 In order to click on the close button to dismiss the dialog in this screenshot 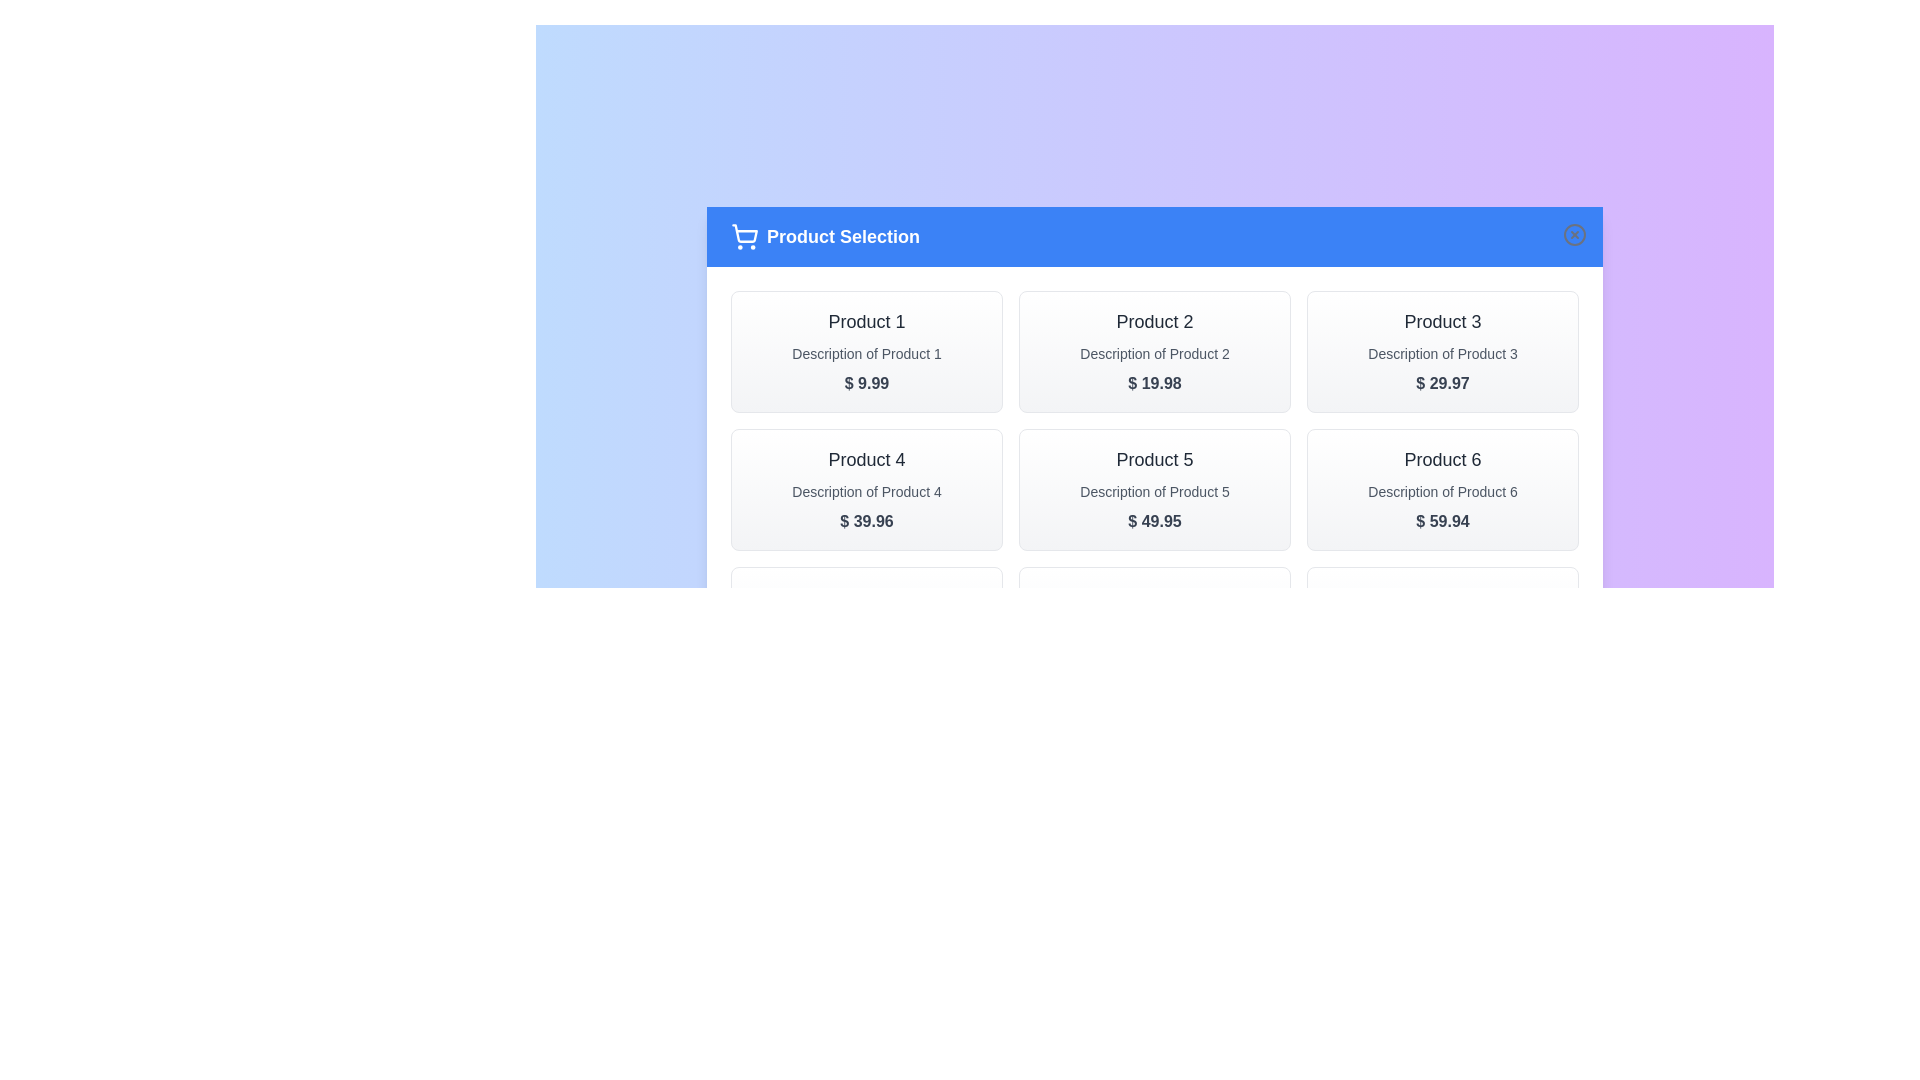, I will do `click(1573, 234)`.